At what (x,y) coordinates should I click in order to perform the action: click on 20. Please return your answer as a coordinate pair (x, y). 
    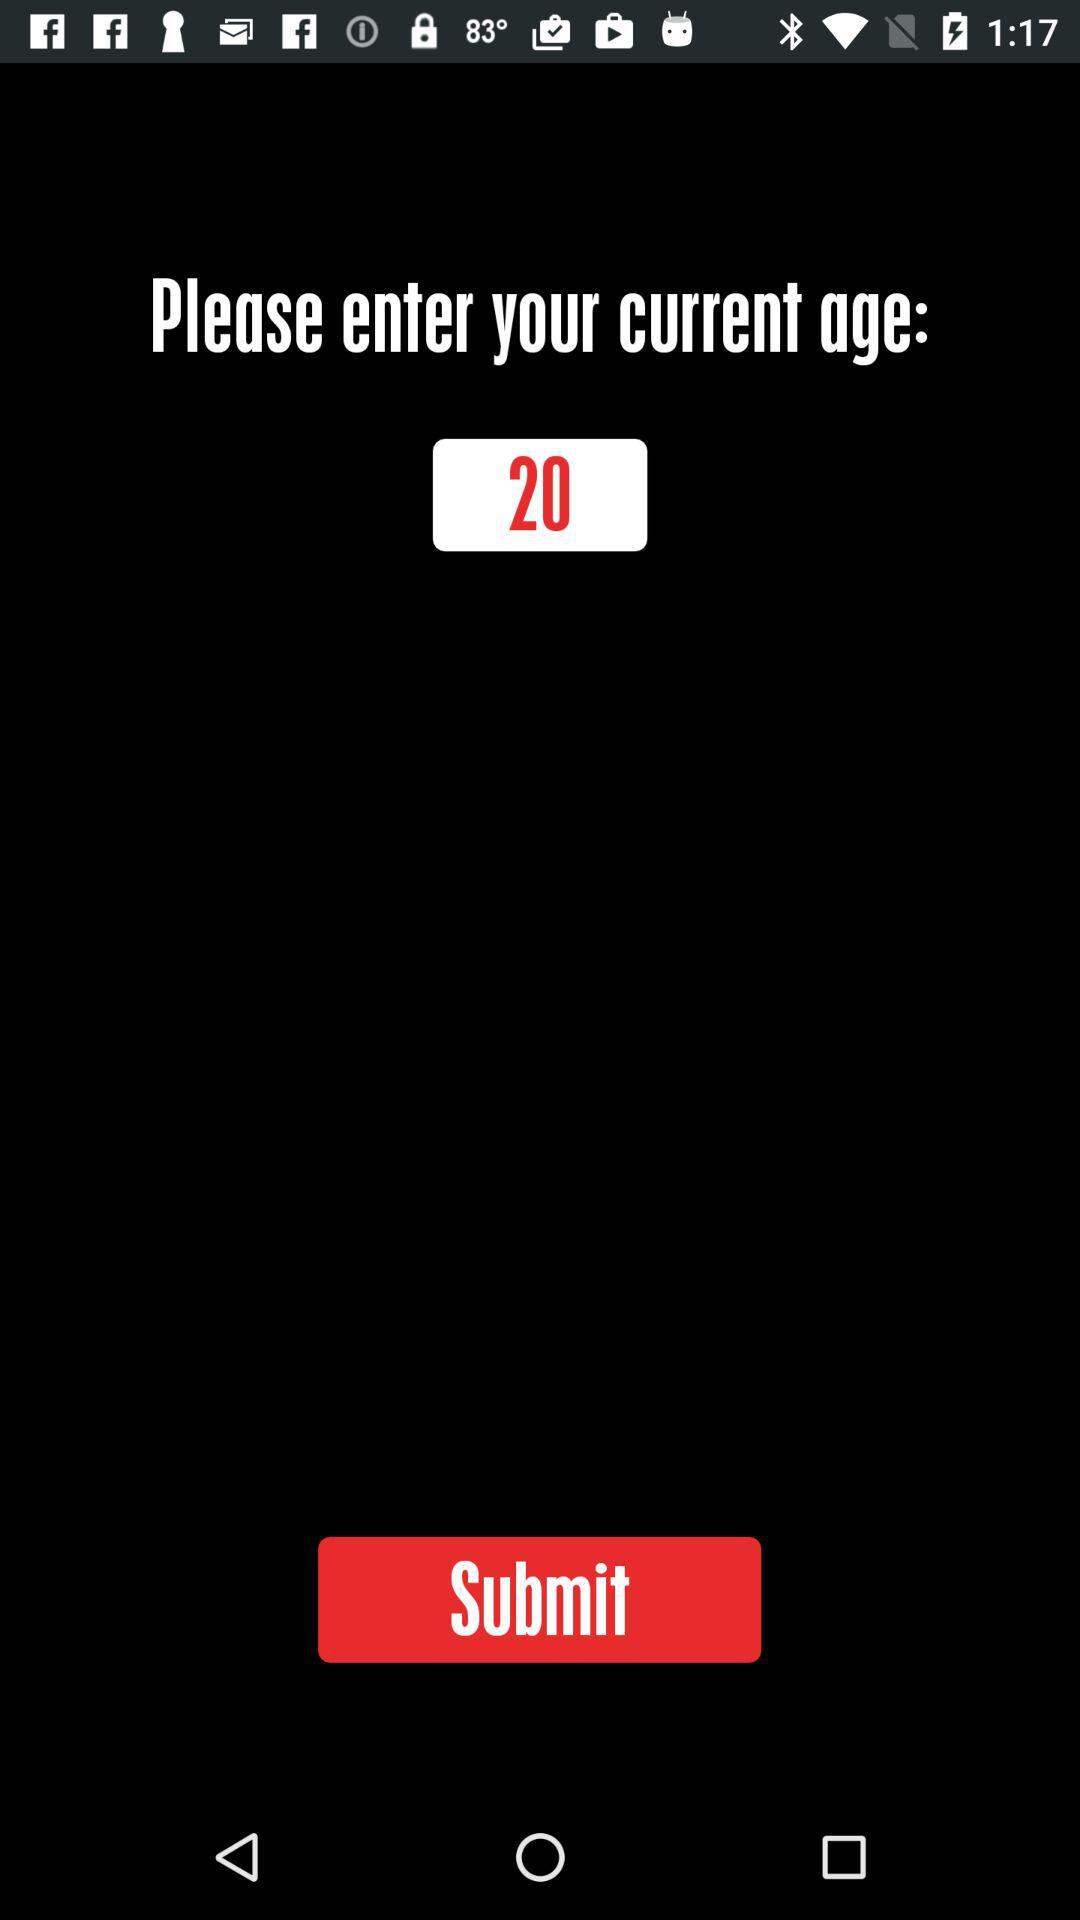
    Looking at the image, I should click on (540, 494).